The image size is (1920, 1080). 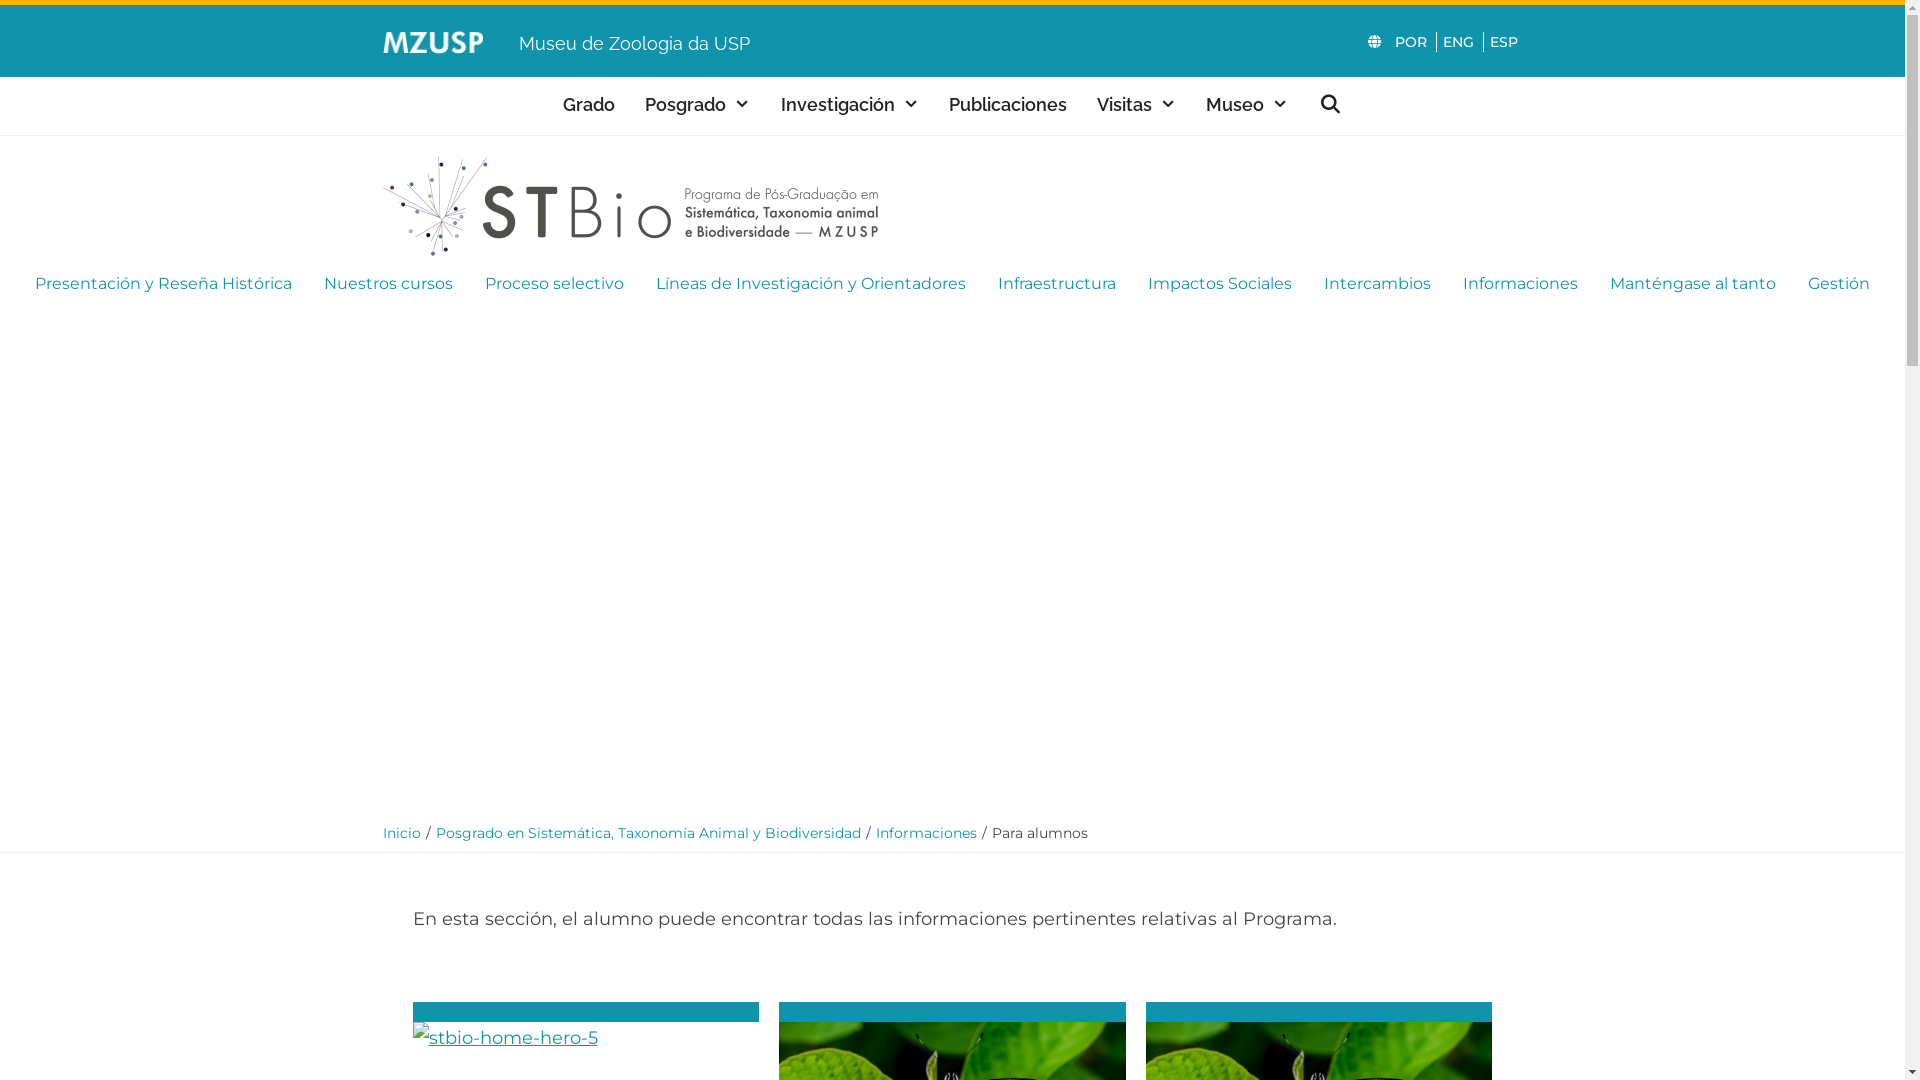 I want to click on 'Grado', so click(x=588, y=106).